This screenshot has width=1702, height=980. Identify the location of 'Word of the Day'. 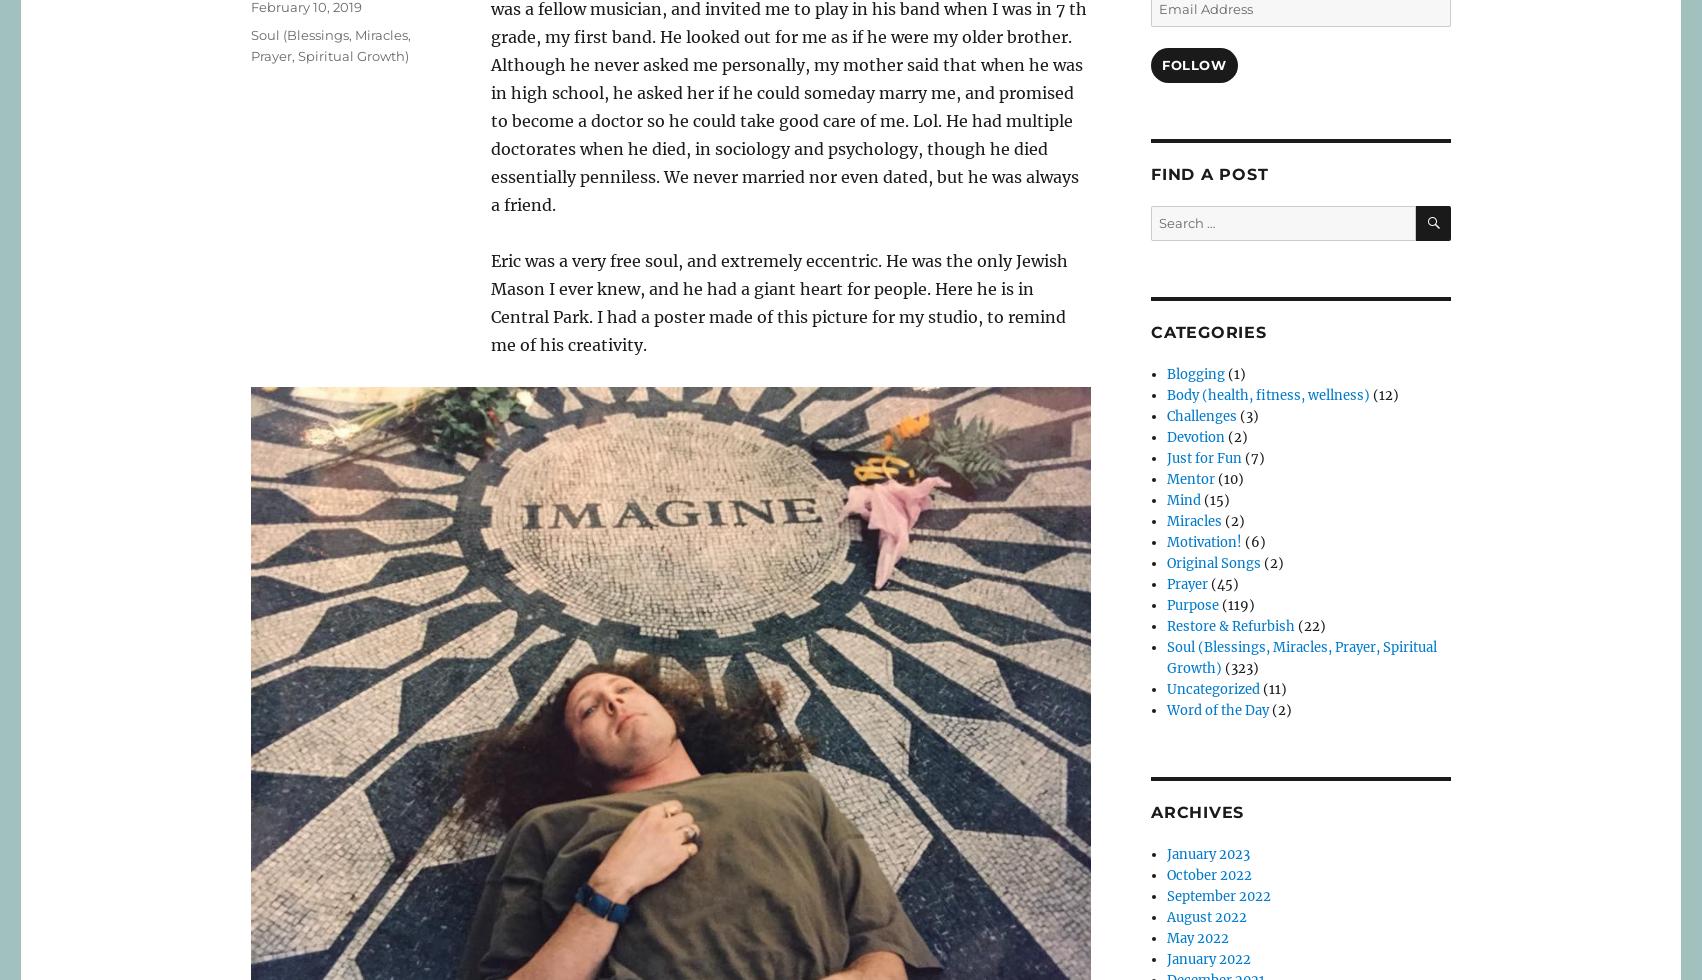
(1217, 710).